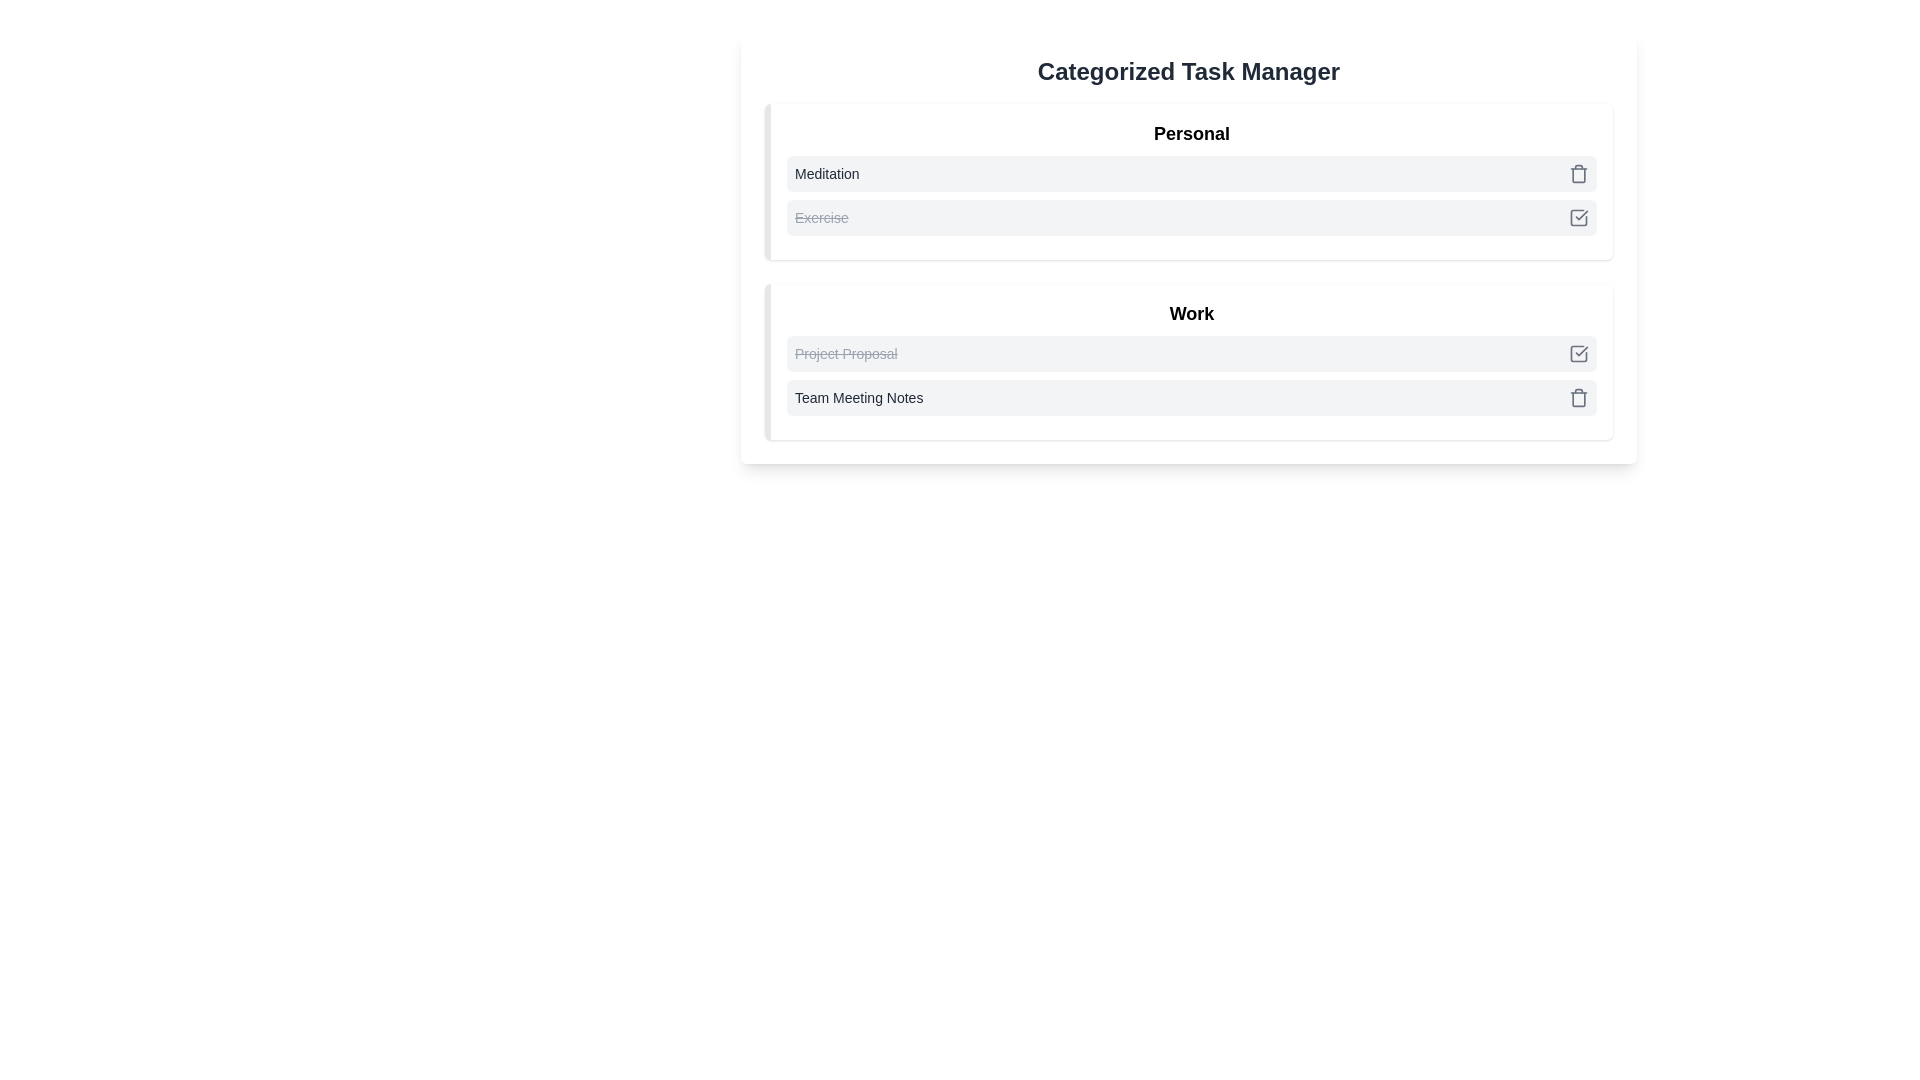 The width and height of the screenshot is (1920, 1080). I want to click on the checkbox located at the right end of the 'Project Proposal' task row under the 'Work' category to check or uncheck the task, so click(1578, 353).